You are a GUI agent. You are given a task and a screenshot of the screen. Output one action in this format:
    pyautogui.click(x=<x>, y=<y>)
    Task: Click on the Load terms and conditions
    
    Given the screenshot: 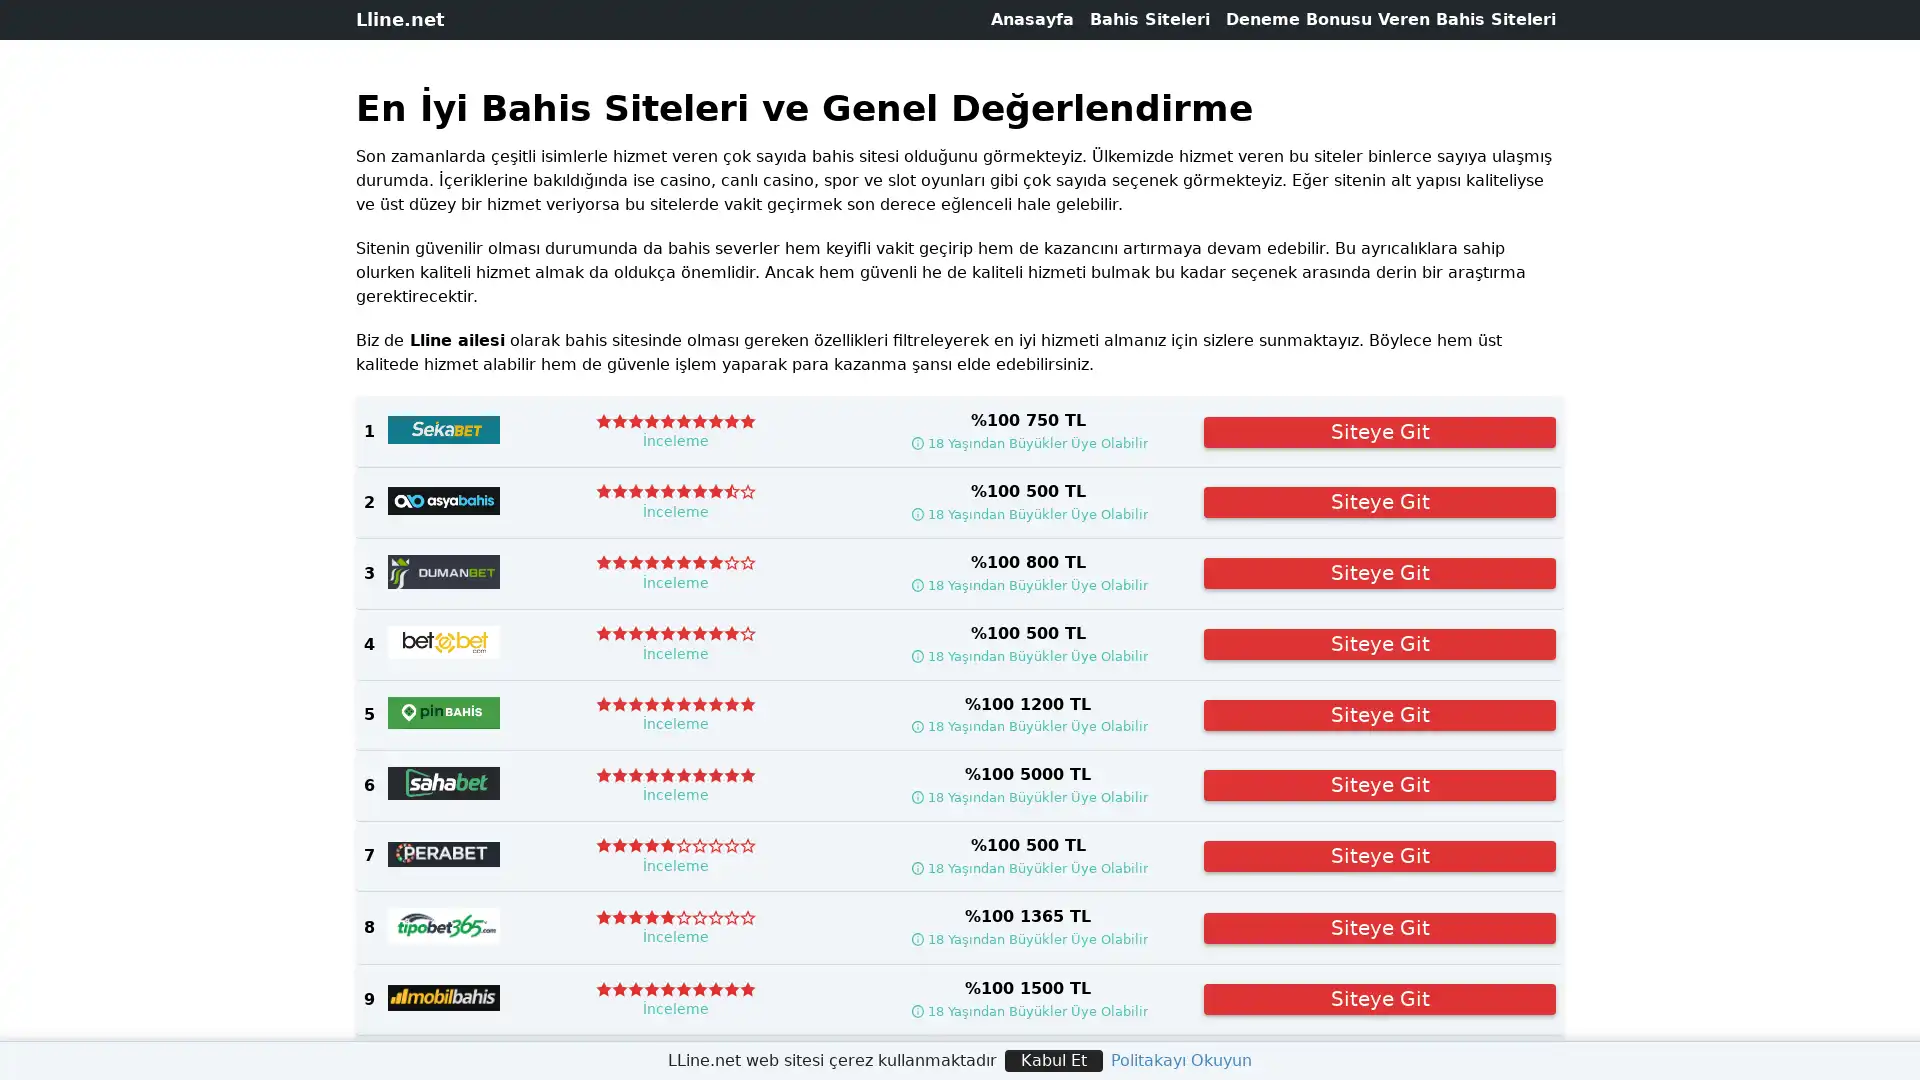 What is the action you would take?
    pyautogui.click(x=1027, y=655)
    